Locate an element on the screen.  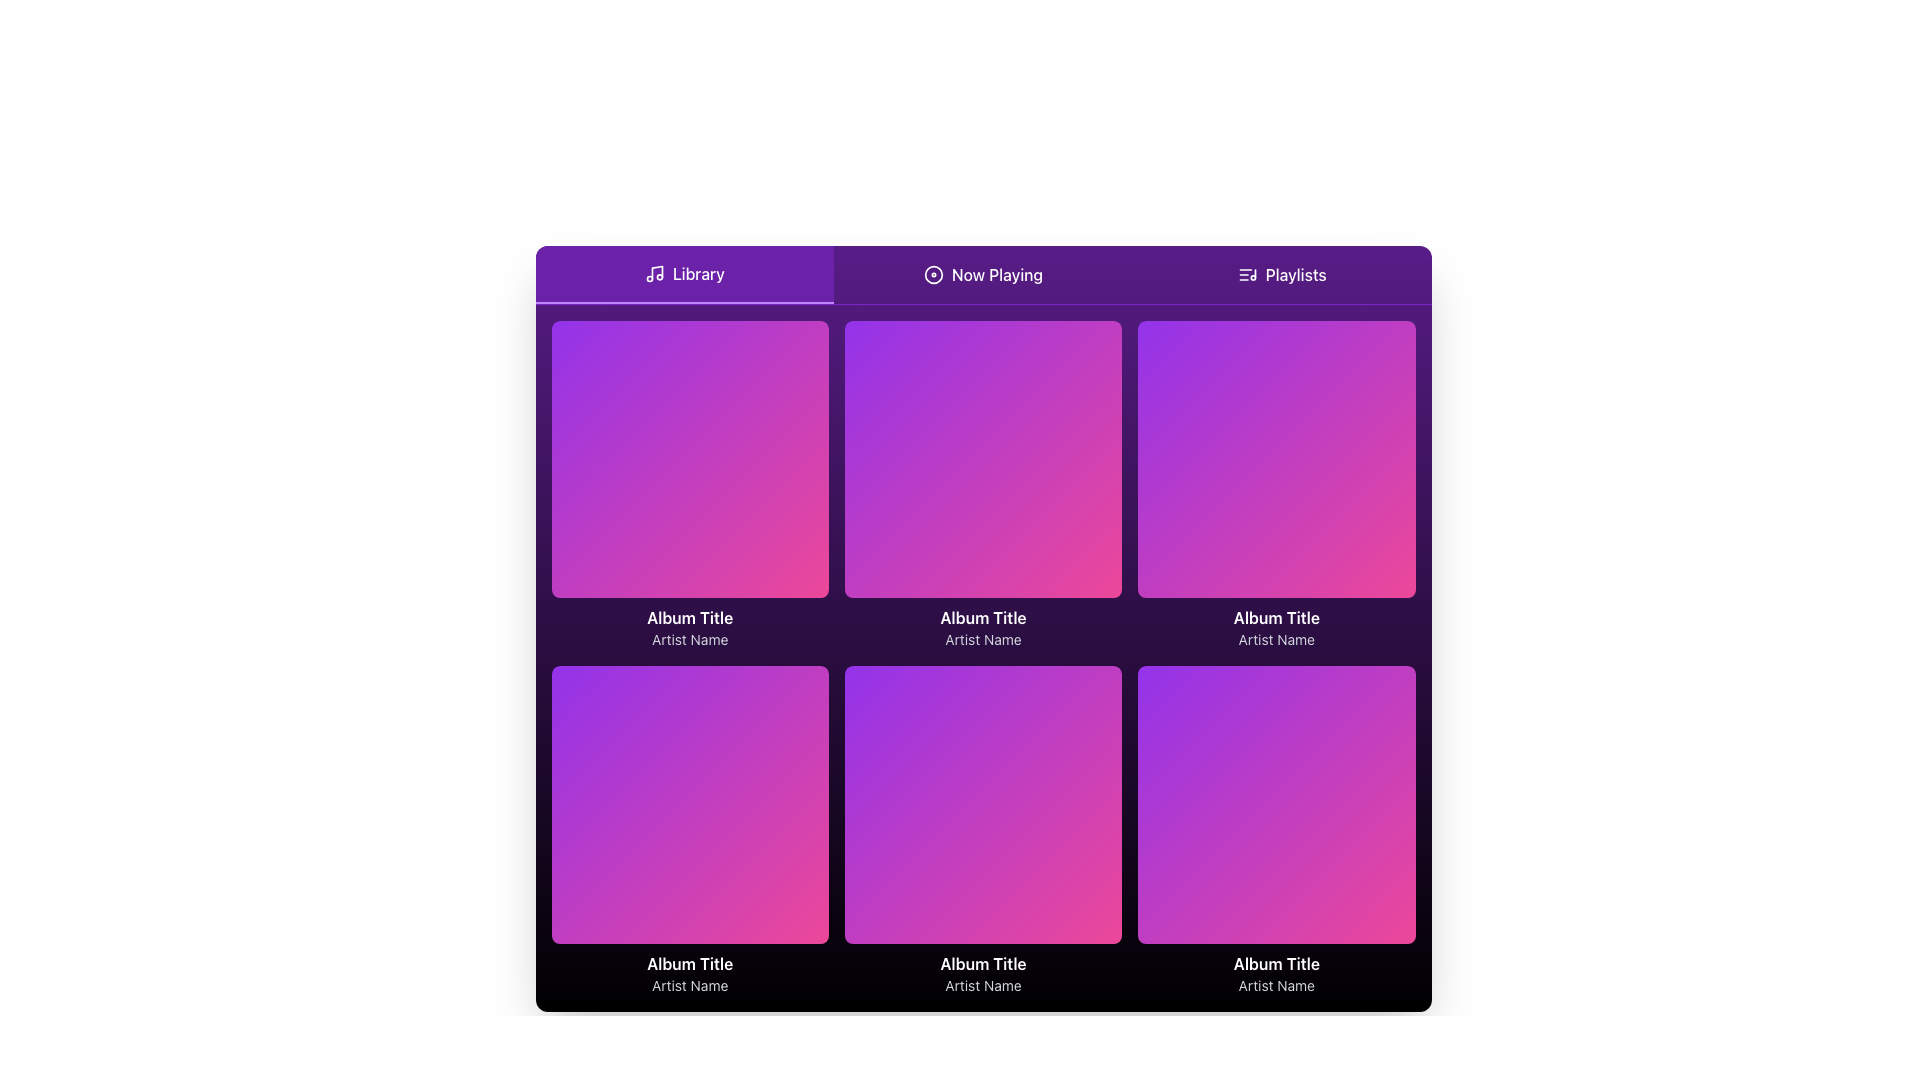
text displayed in the Text Block that shows the name and artist of the album, located in the bottom-center area of the first square in the second row of the grid layout is located at coordinates (690, 627).